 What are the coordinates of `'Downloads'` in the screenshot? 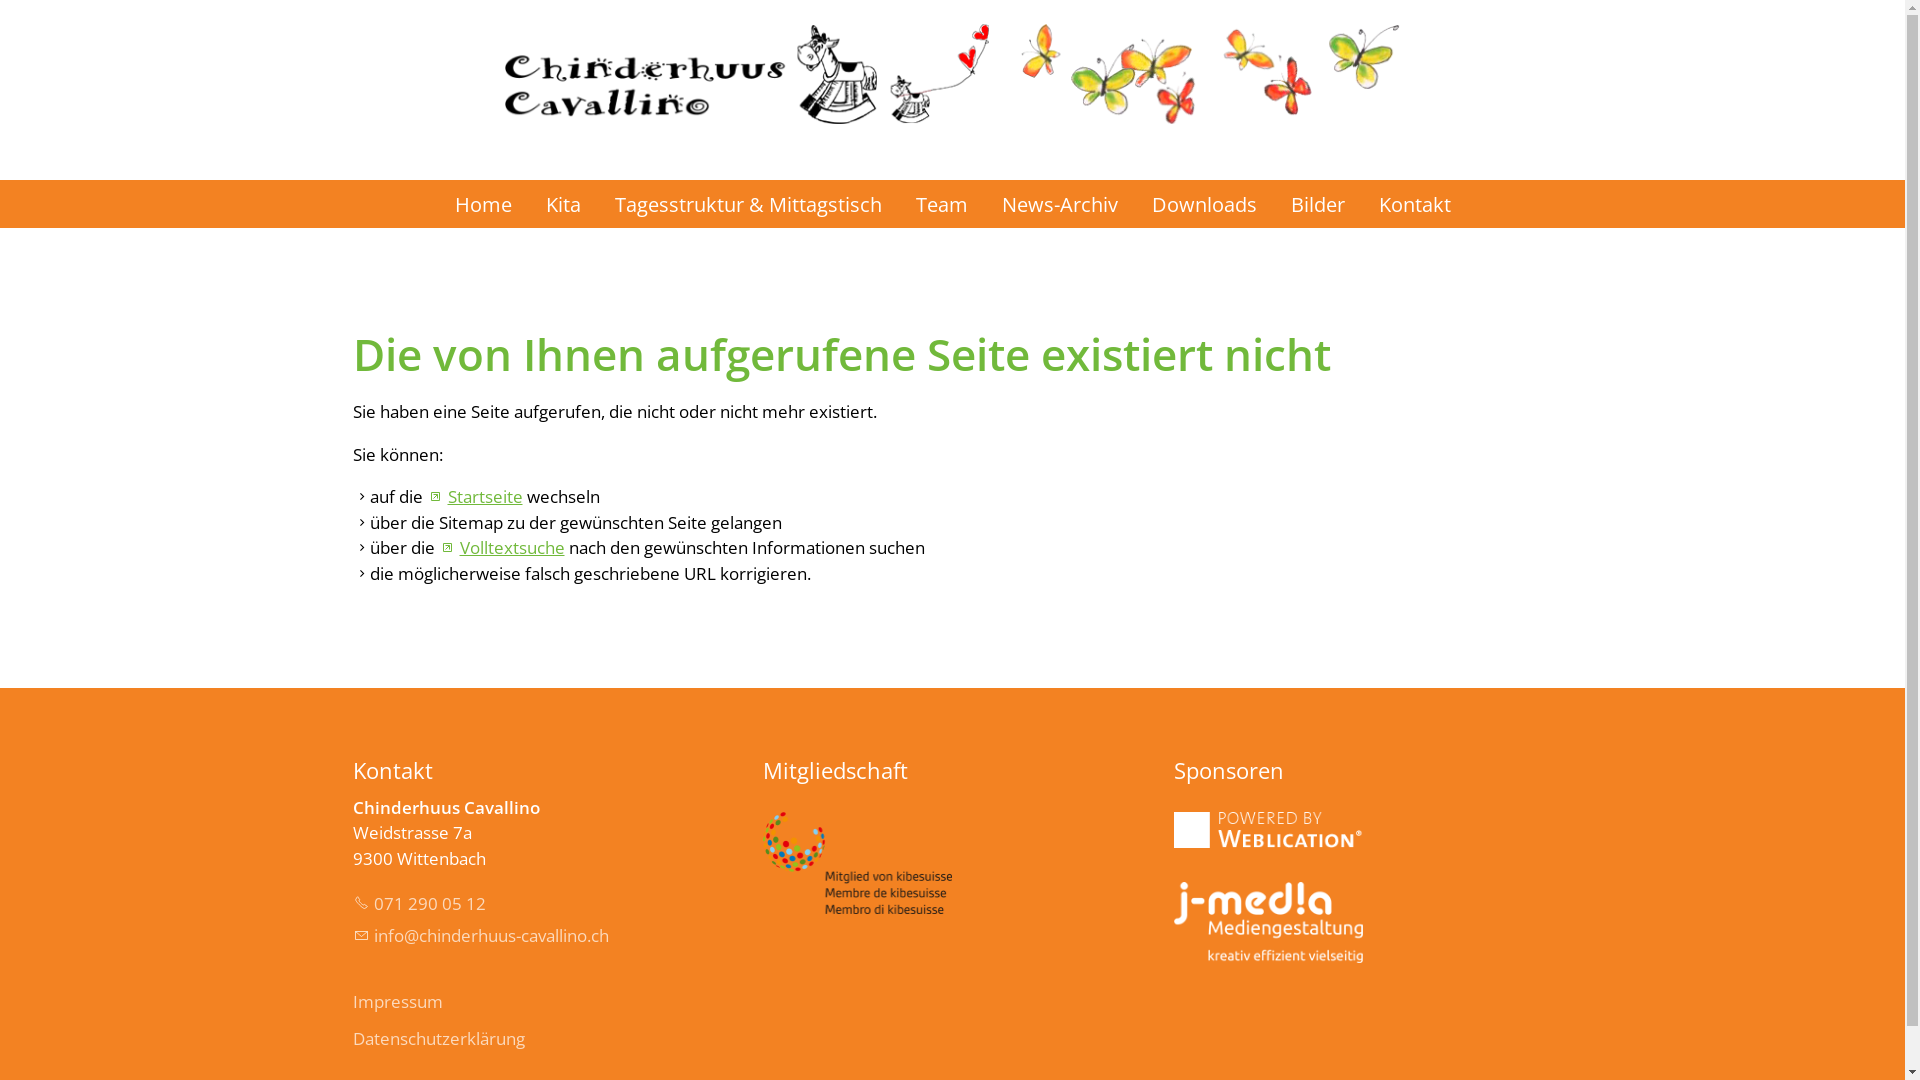 It's located at (1202, 204).